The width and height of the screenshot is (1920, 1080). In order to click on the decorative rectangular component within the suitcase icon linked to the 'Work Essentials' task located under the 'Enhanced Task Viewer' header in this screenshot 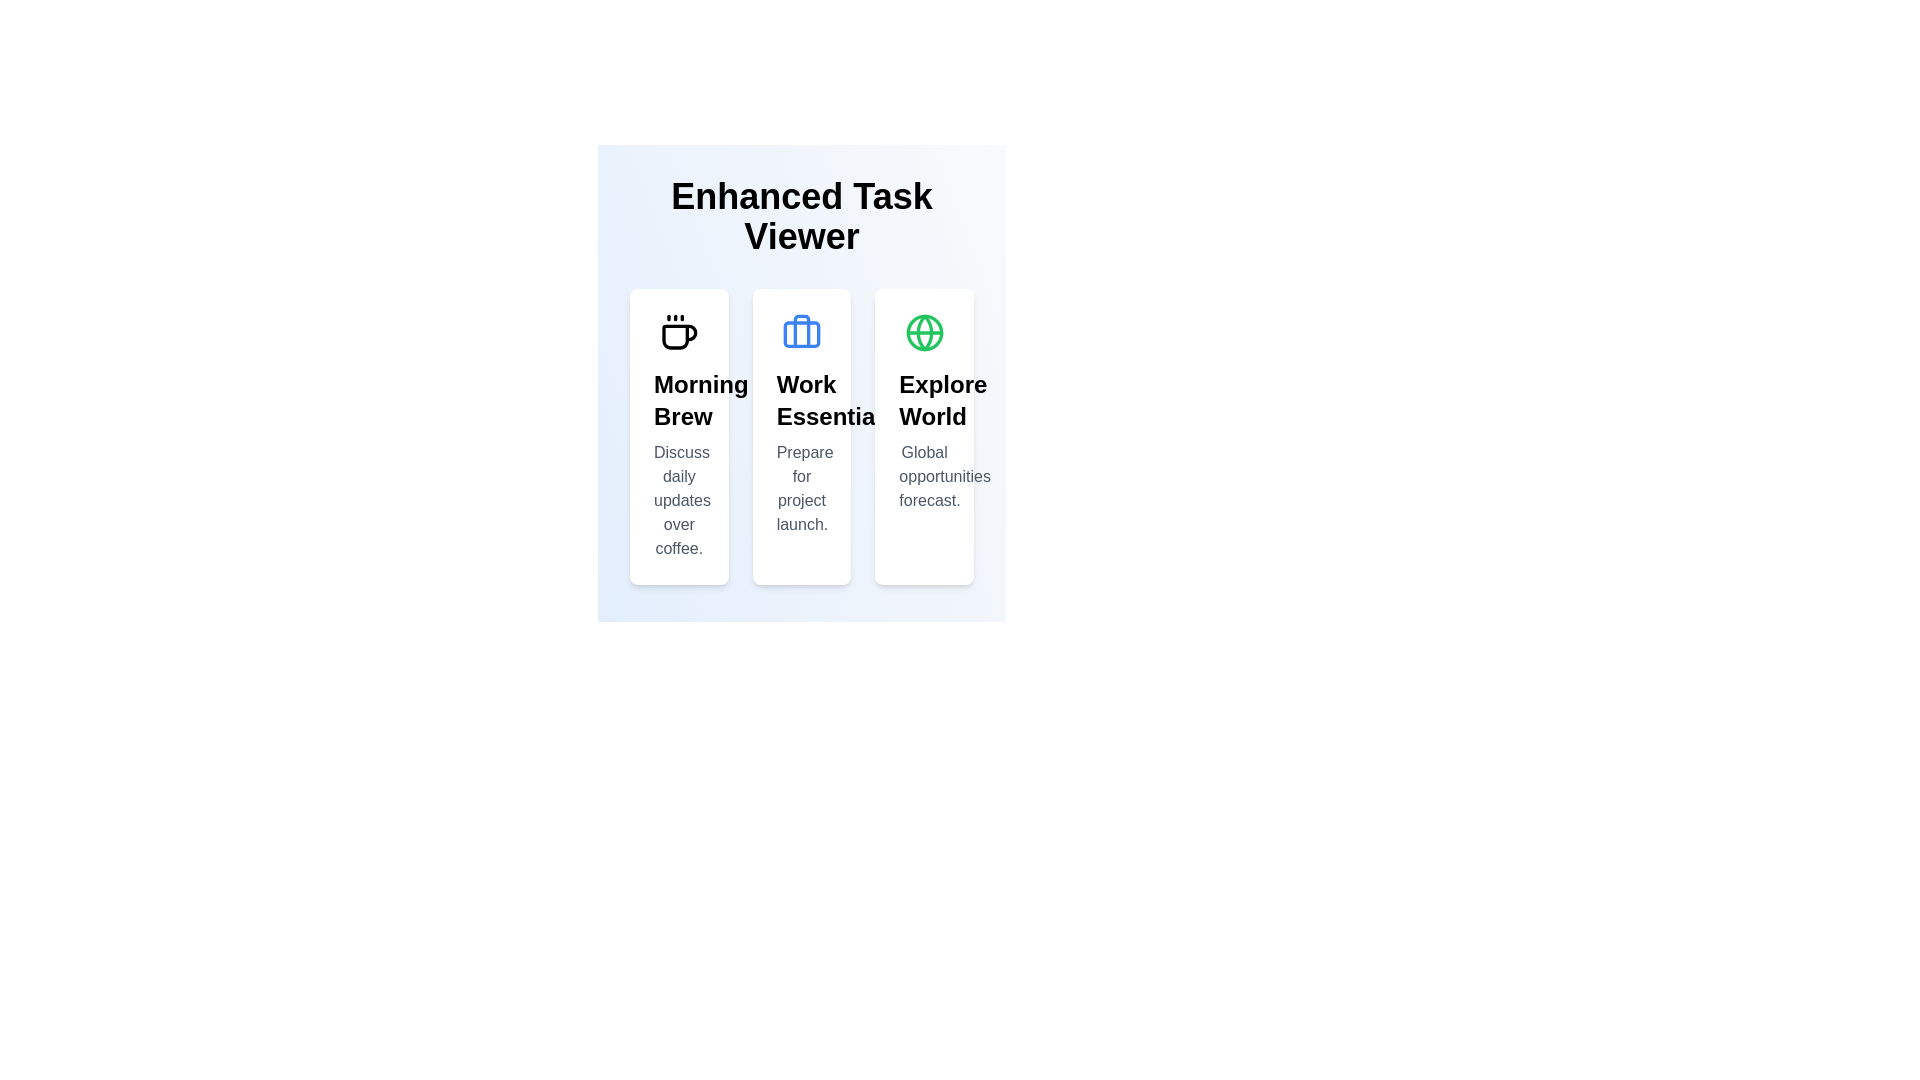, I will do `click(801, 333)`.